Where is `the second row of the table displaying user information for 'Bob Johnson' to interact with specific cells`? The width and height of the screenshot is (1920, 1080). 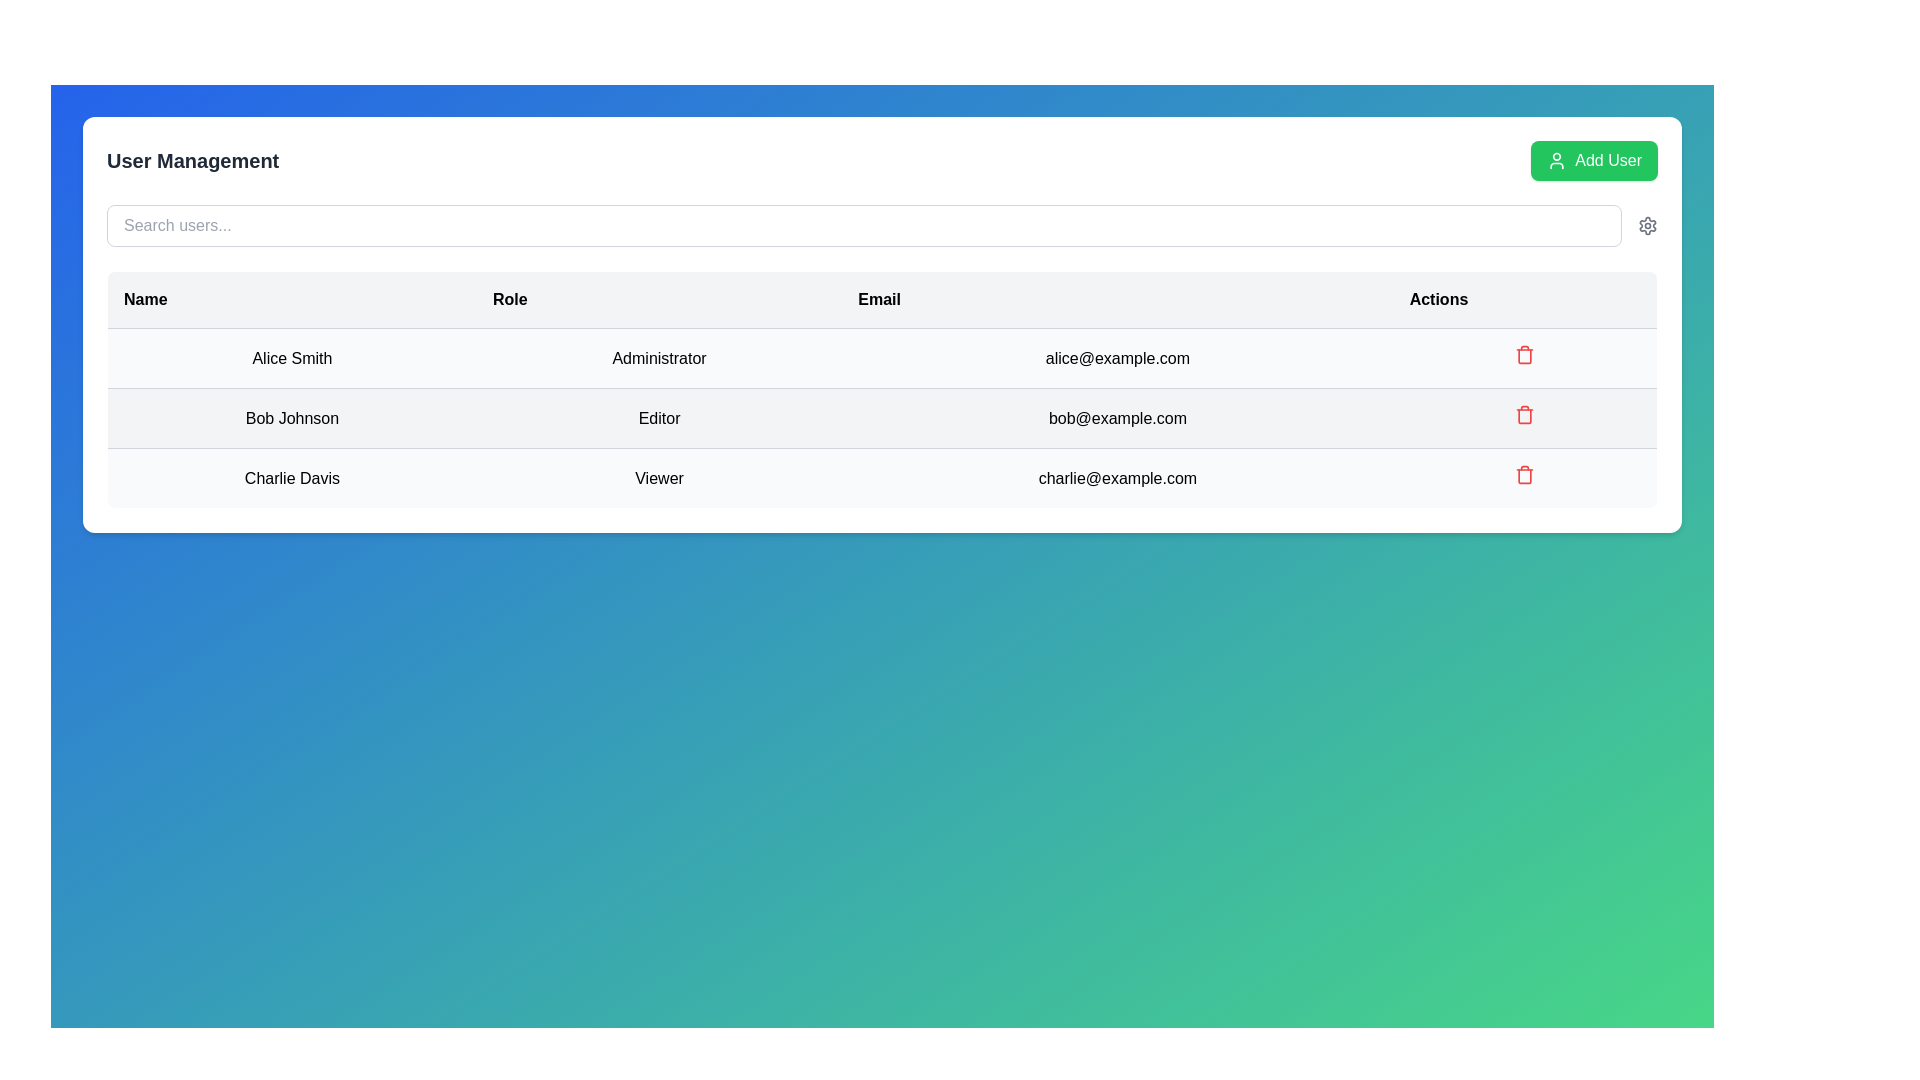
the second row of the table displaying user information for 'Bob Johnson' to interact with specific cells is located at coordinates (881, 417).